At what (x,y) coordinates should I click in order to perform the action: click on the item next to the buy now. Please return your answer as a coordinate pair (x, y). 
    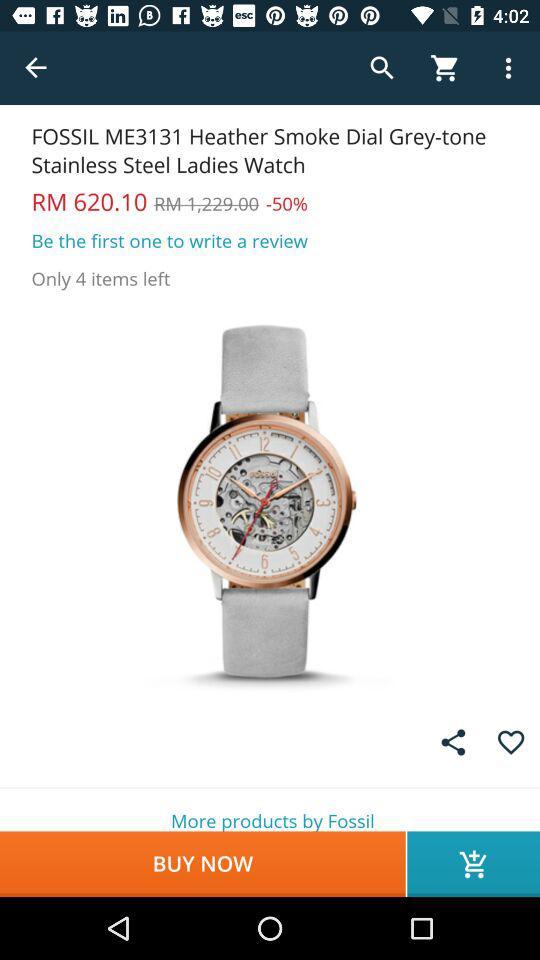
    Looking at the image, I should click on (472, 863).